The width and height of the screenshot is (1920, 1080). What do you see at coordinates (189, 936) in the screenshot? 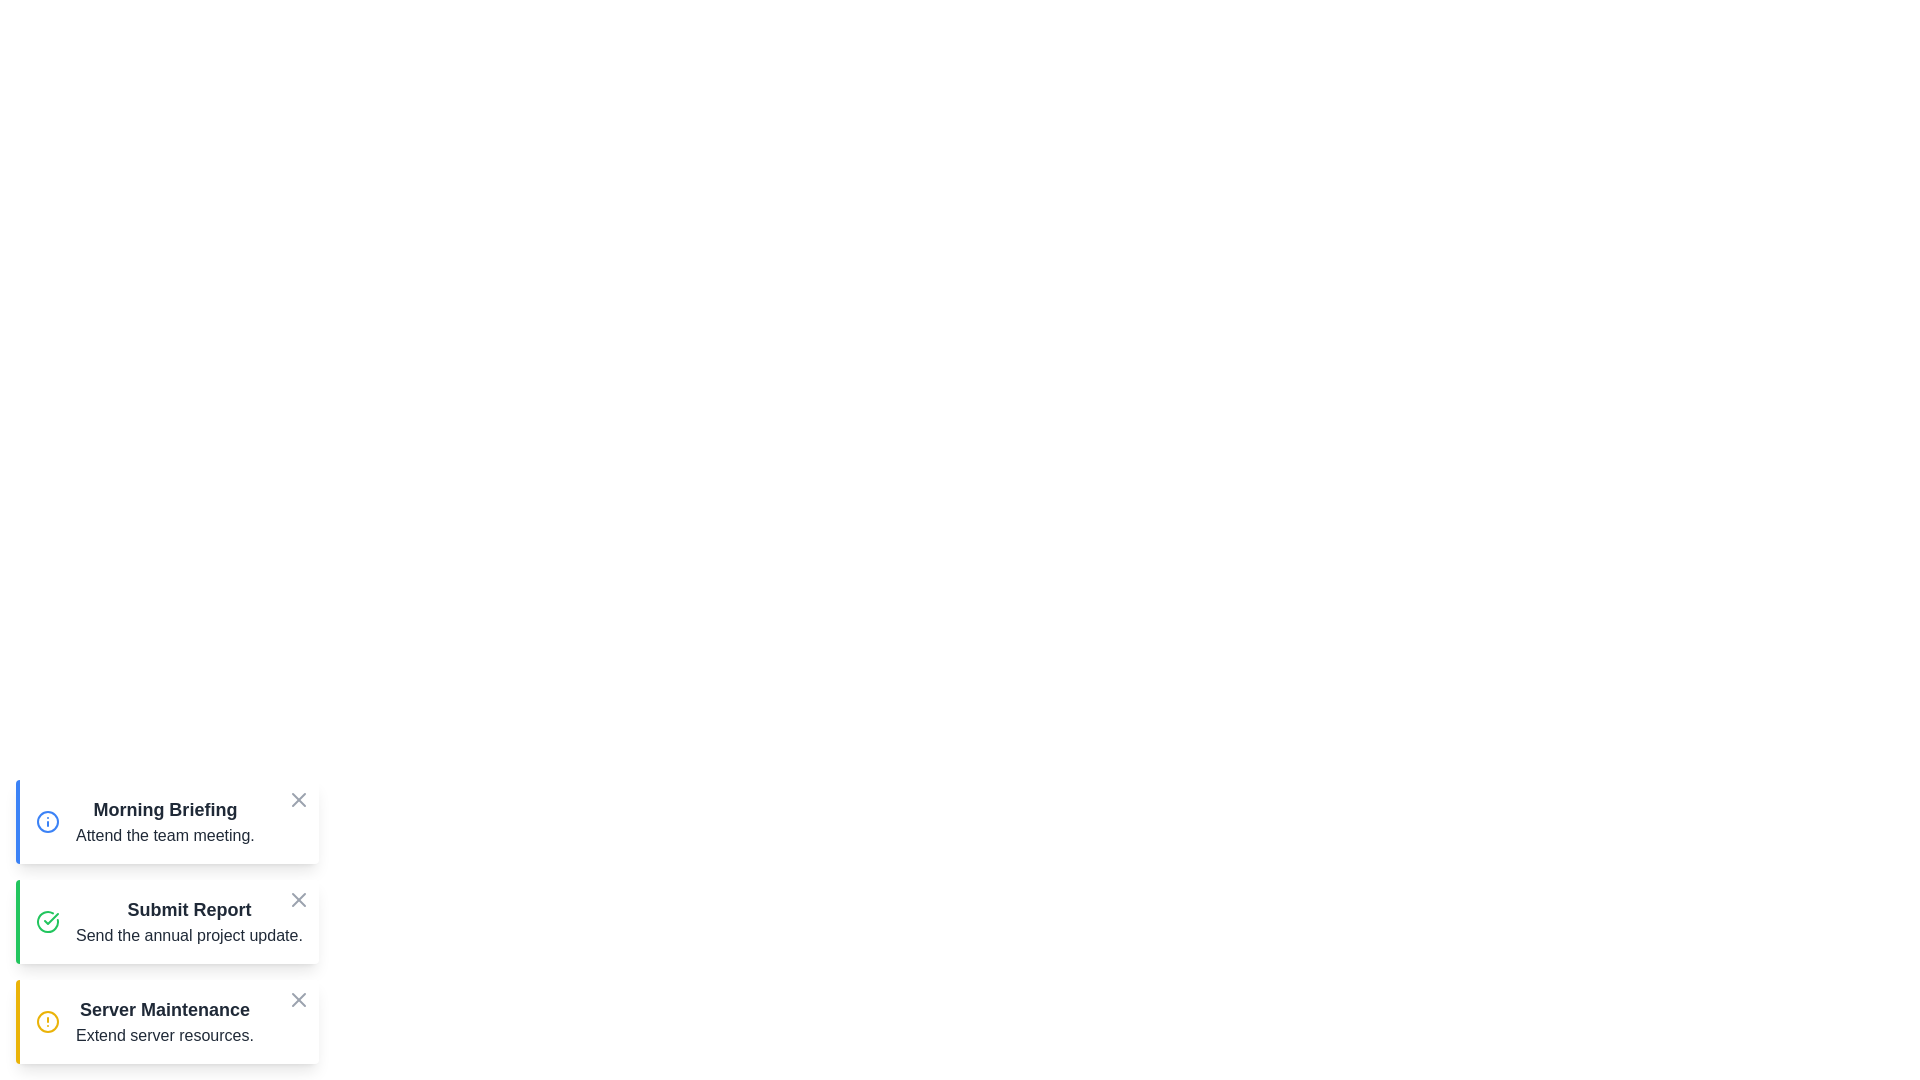
I see `text element providing additional details about the task titled 'Submit Report', located directly below the heading 'Submit Report'` at bounding box center [189, 936].